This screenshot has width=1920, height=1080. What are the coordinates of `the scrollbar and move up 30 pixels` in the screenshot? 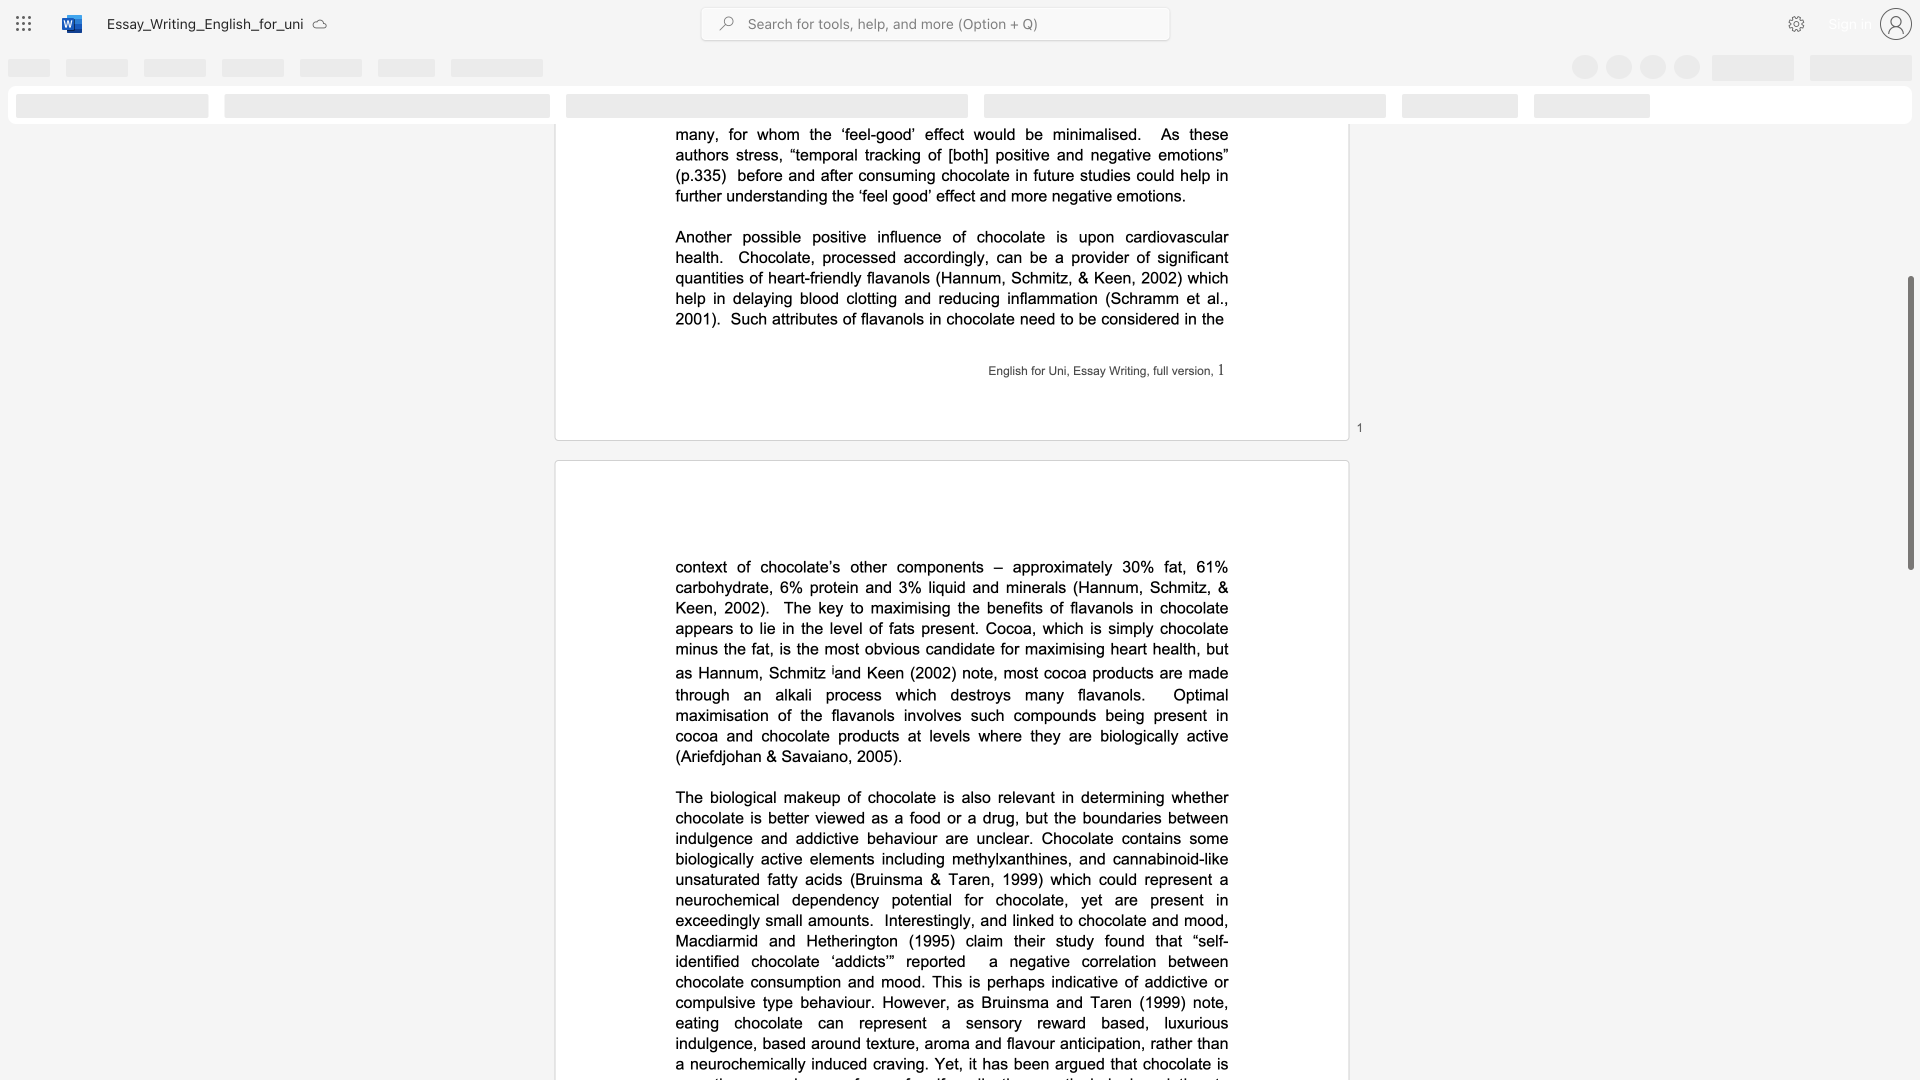 It's located at (1909, 422).